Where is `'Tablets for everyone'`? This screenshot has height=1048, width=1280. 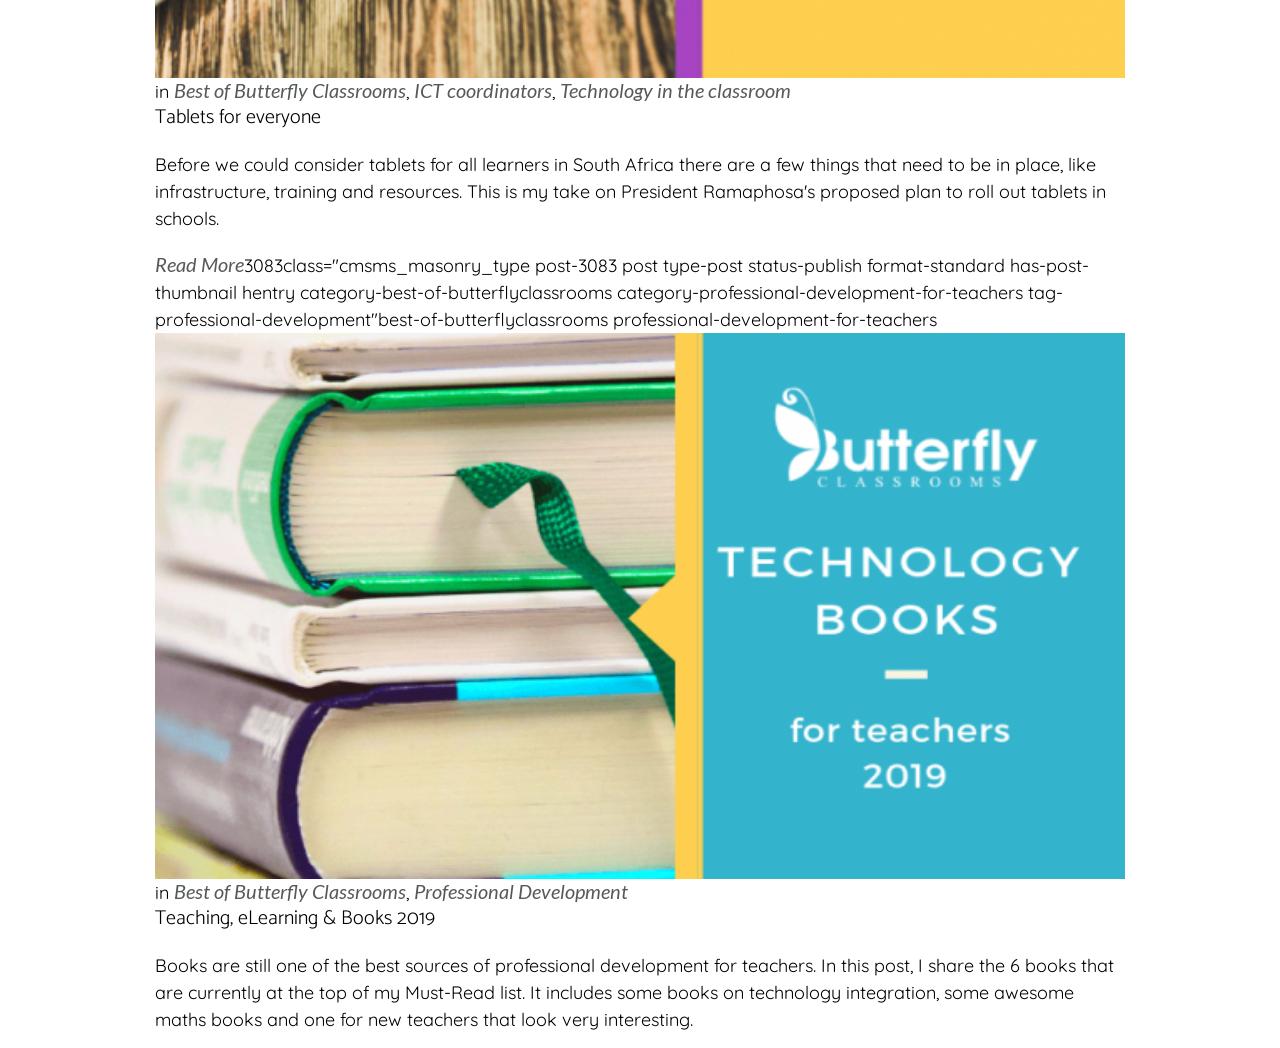
'Tablets for everyone' is located at coordinates (237, 116).